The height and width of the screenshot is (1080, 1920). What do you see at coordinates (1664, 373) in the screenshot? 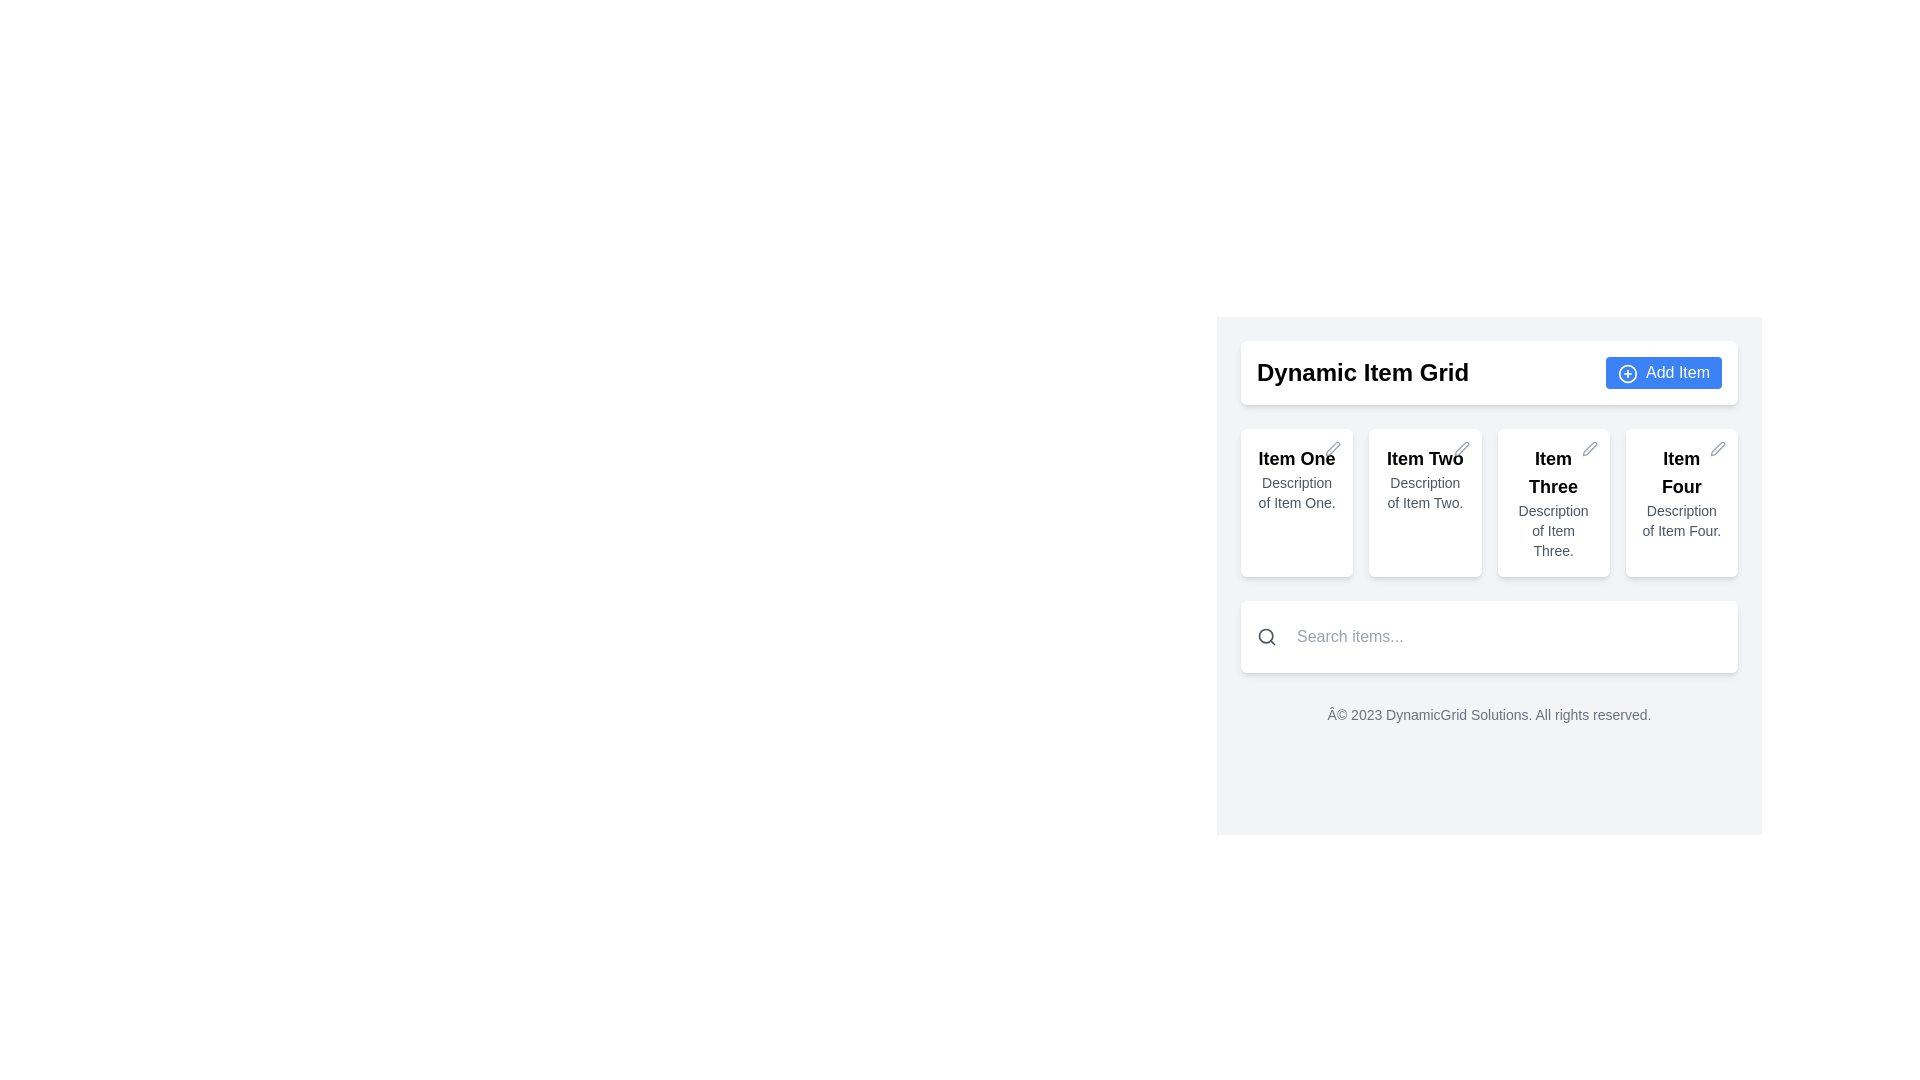
I see `the button located at the top-right corner of the 'Dynamic Item Grid' header section to change its appearance` at bounding box center [1664, 373].